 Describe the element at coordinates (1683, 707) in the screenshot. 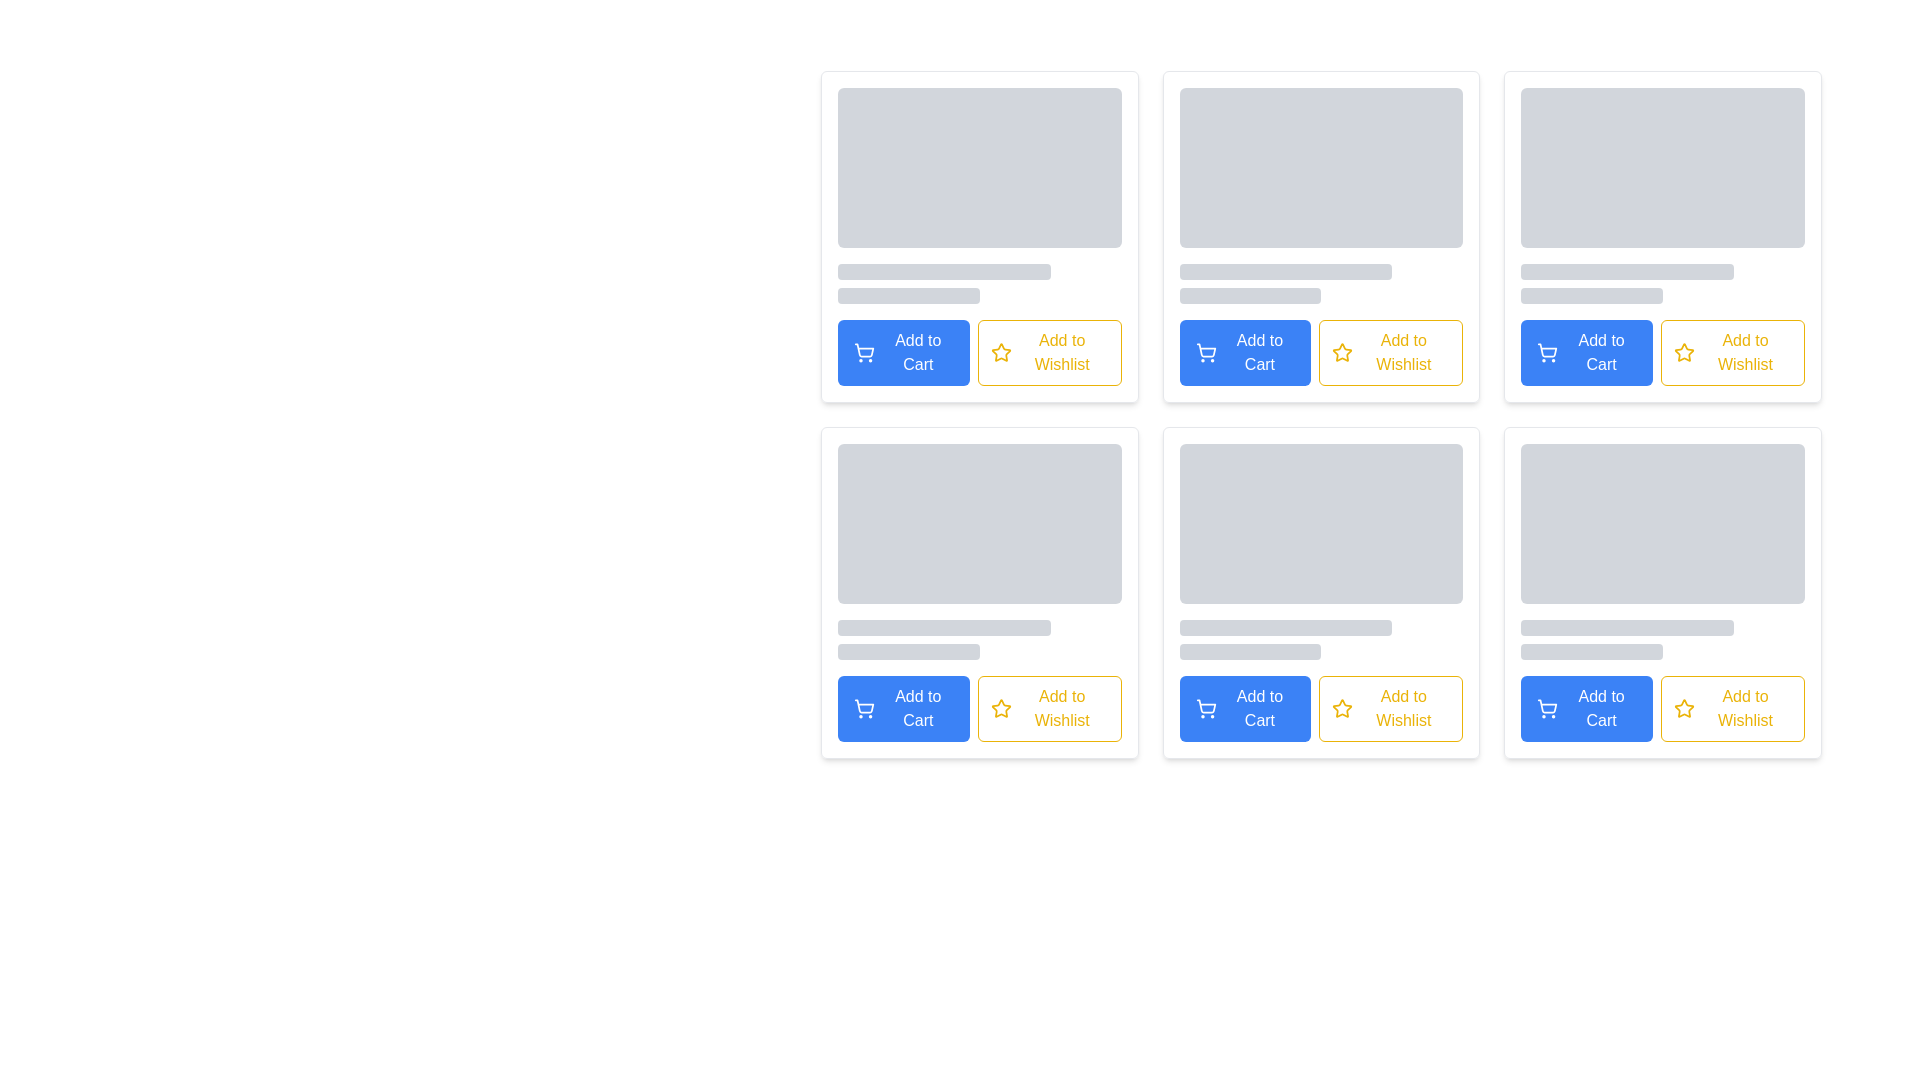

I see `the star icon button labeled 'Add to Wishlist', located immediately to the right of the blue 'Add to Cart' button in the bottom right section of the product card` at that location.